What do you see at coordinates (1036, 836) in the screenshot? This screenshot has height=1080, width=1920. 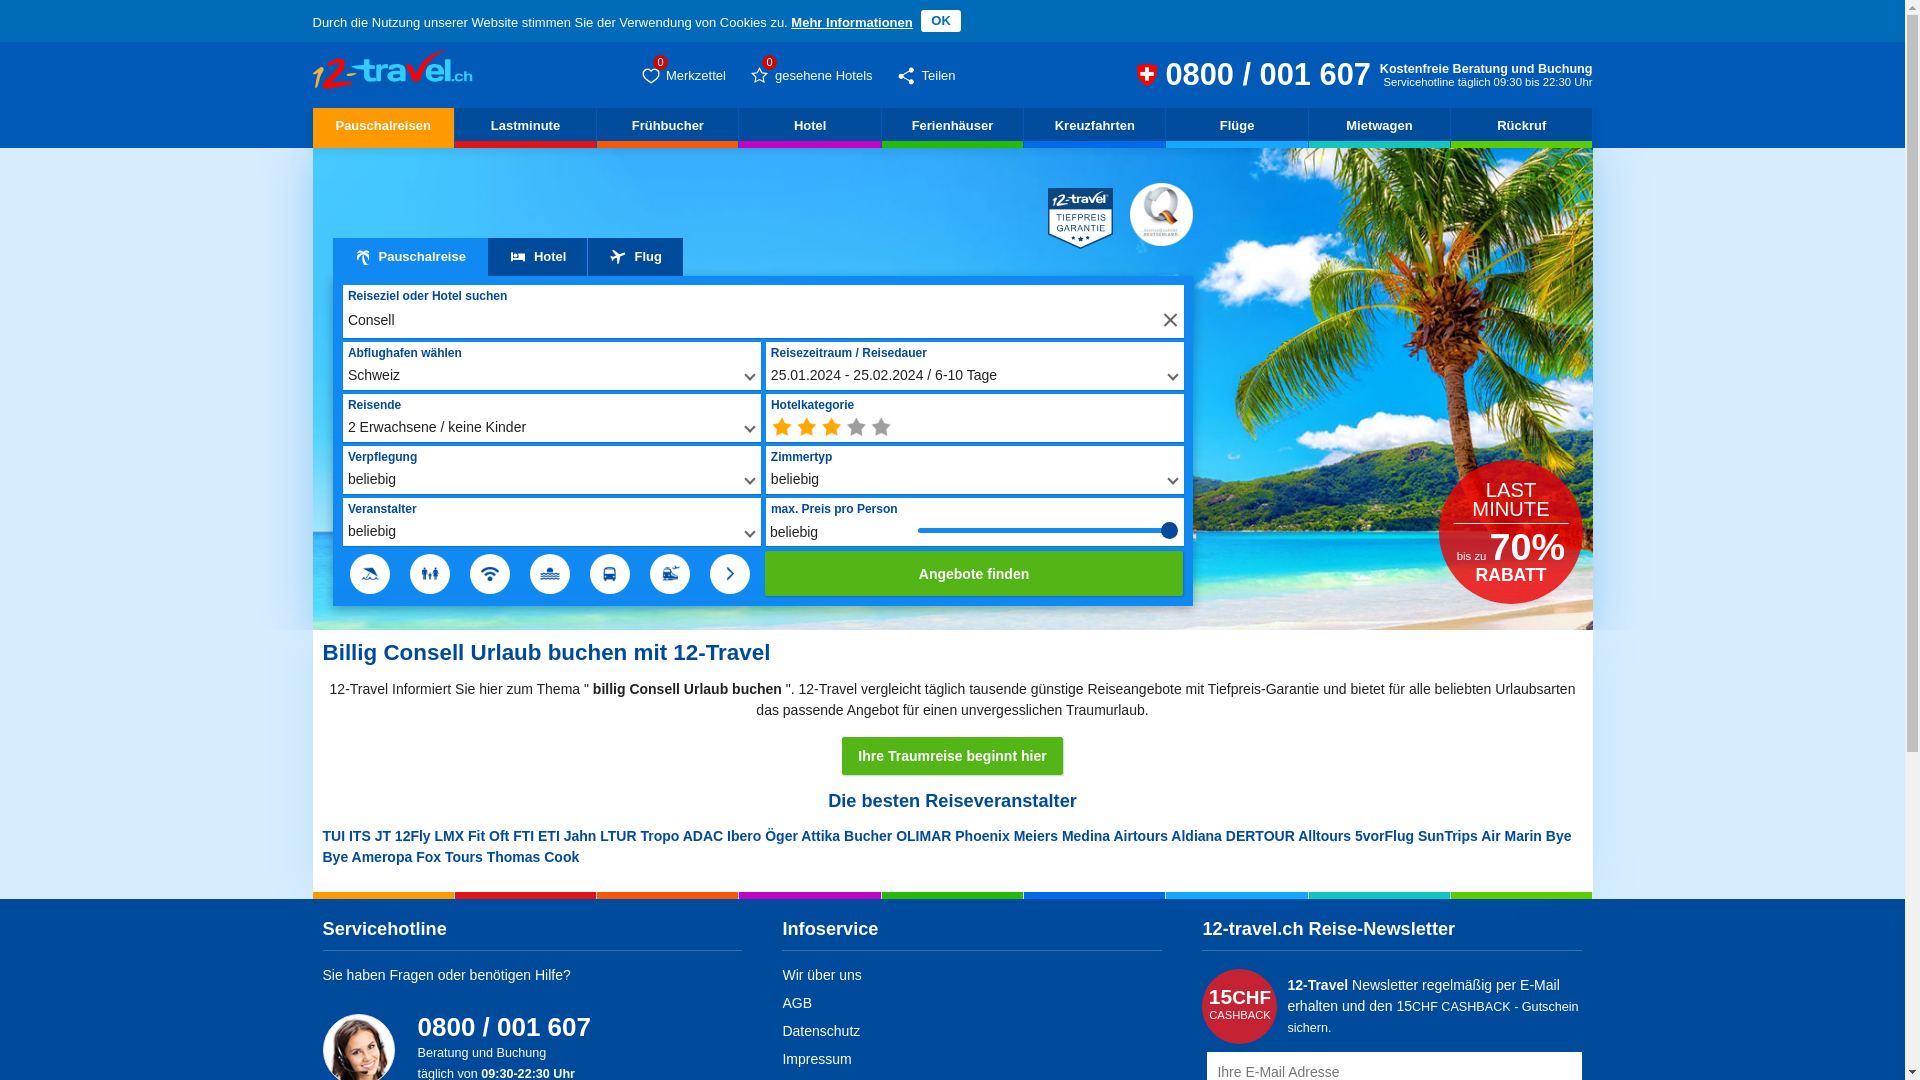 I see `'Meiers'` at bounding box center [1036, 836].